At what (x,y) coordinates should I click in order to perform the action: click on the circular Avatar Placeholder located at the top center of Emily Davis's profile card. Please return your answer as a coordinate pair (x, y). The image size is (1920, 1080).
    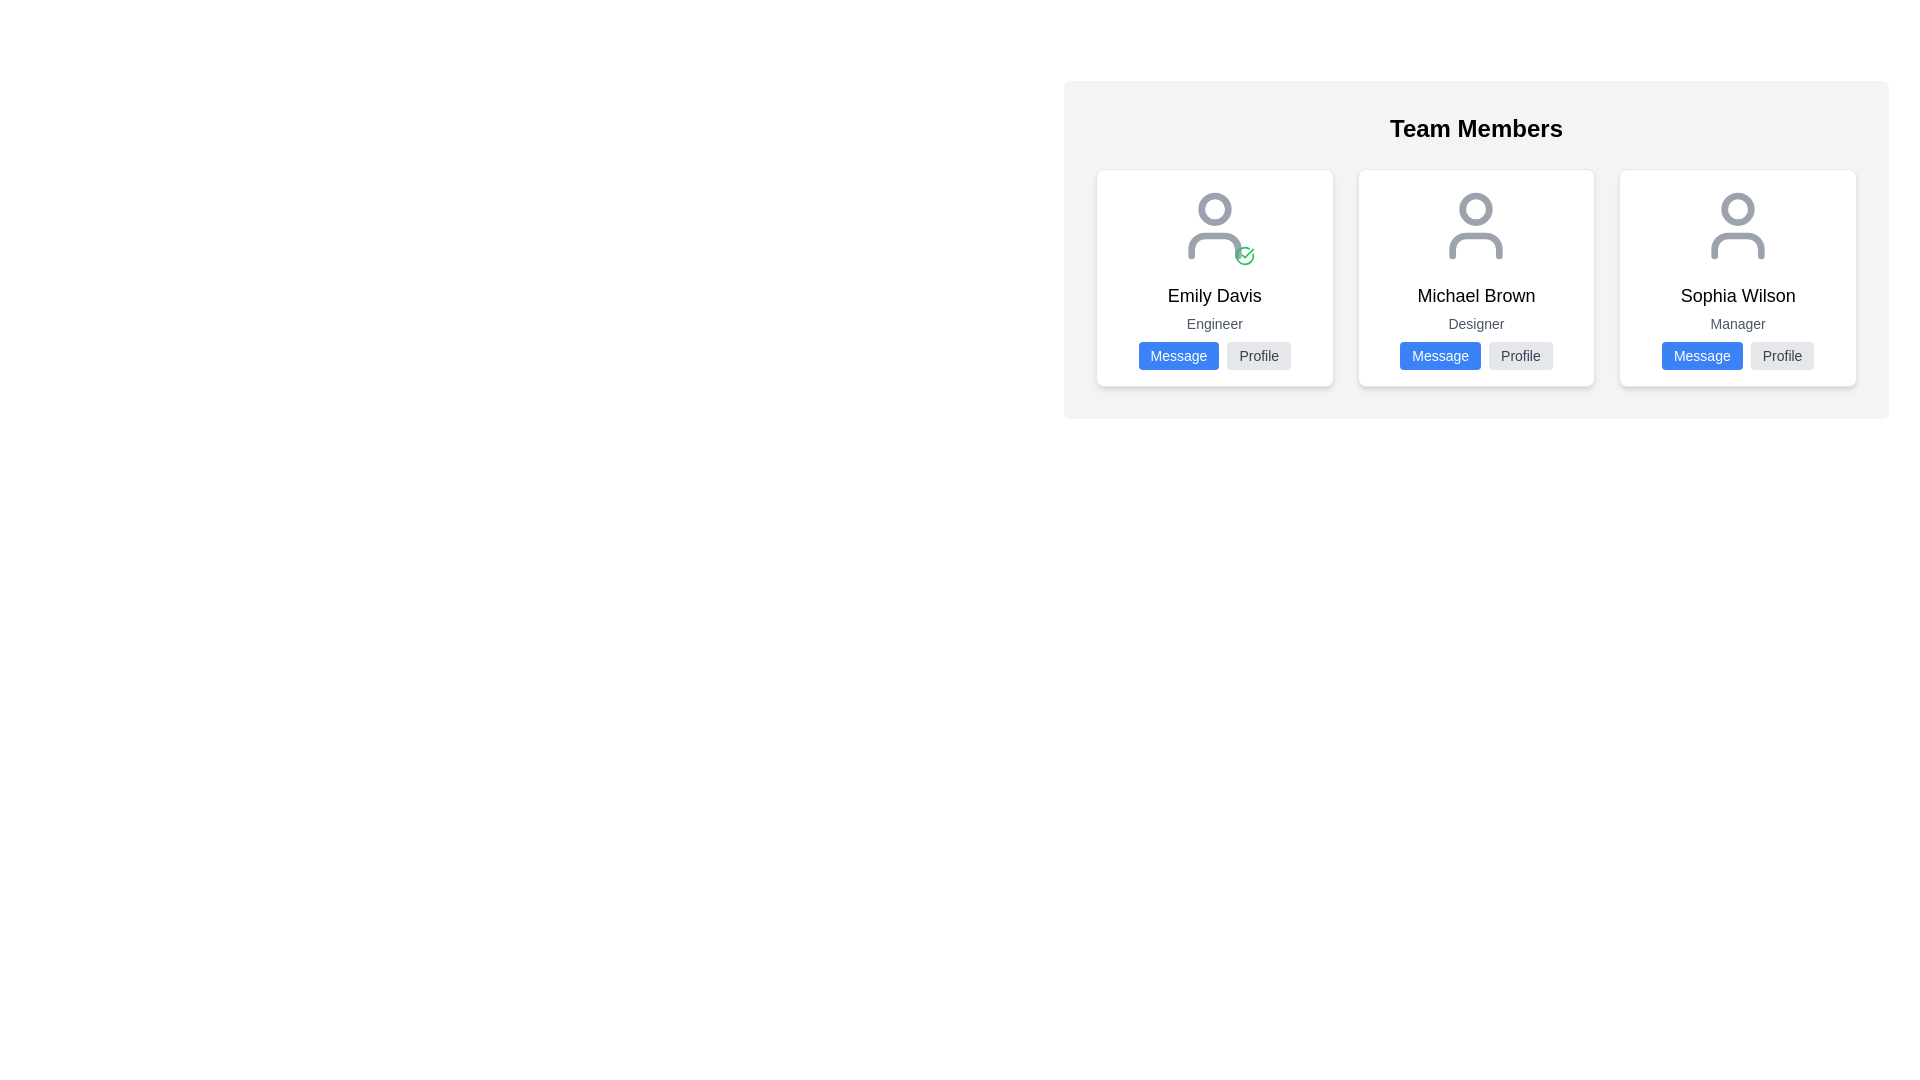
    Looking at the image, I should click on (1213, 209).